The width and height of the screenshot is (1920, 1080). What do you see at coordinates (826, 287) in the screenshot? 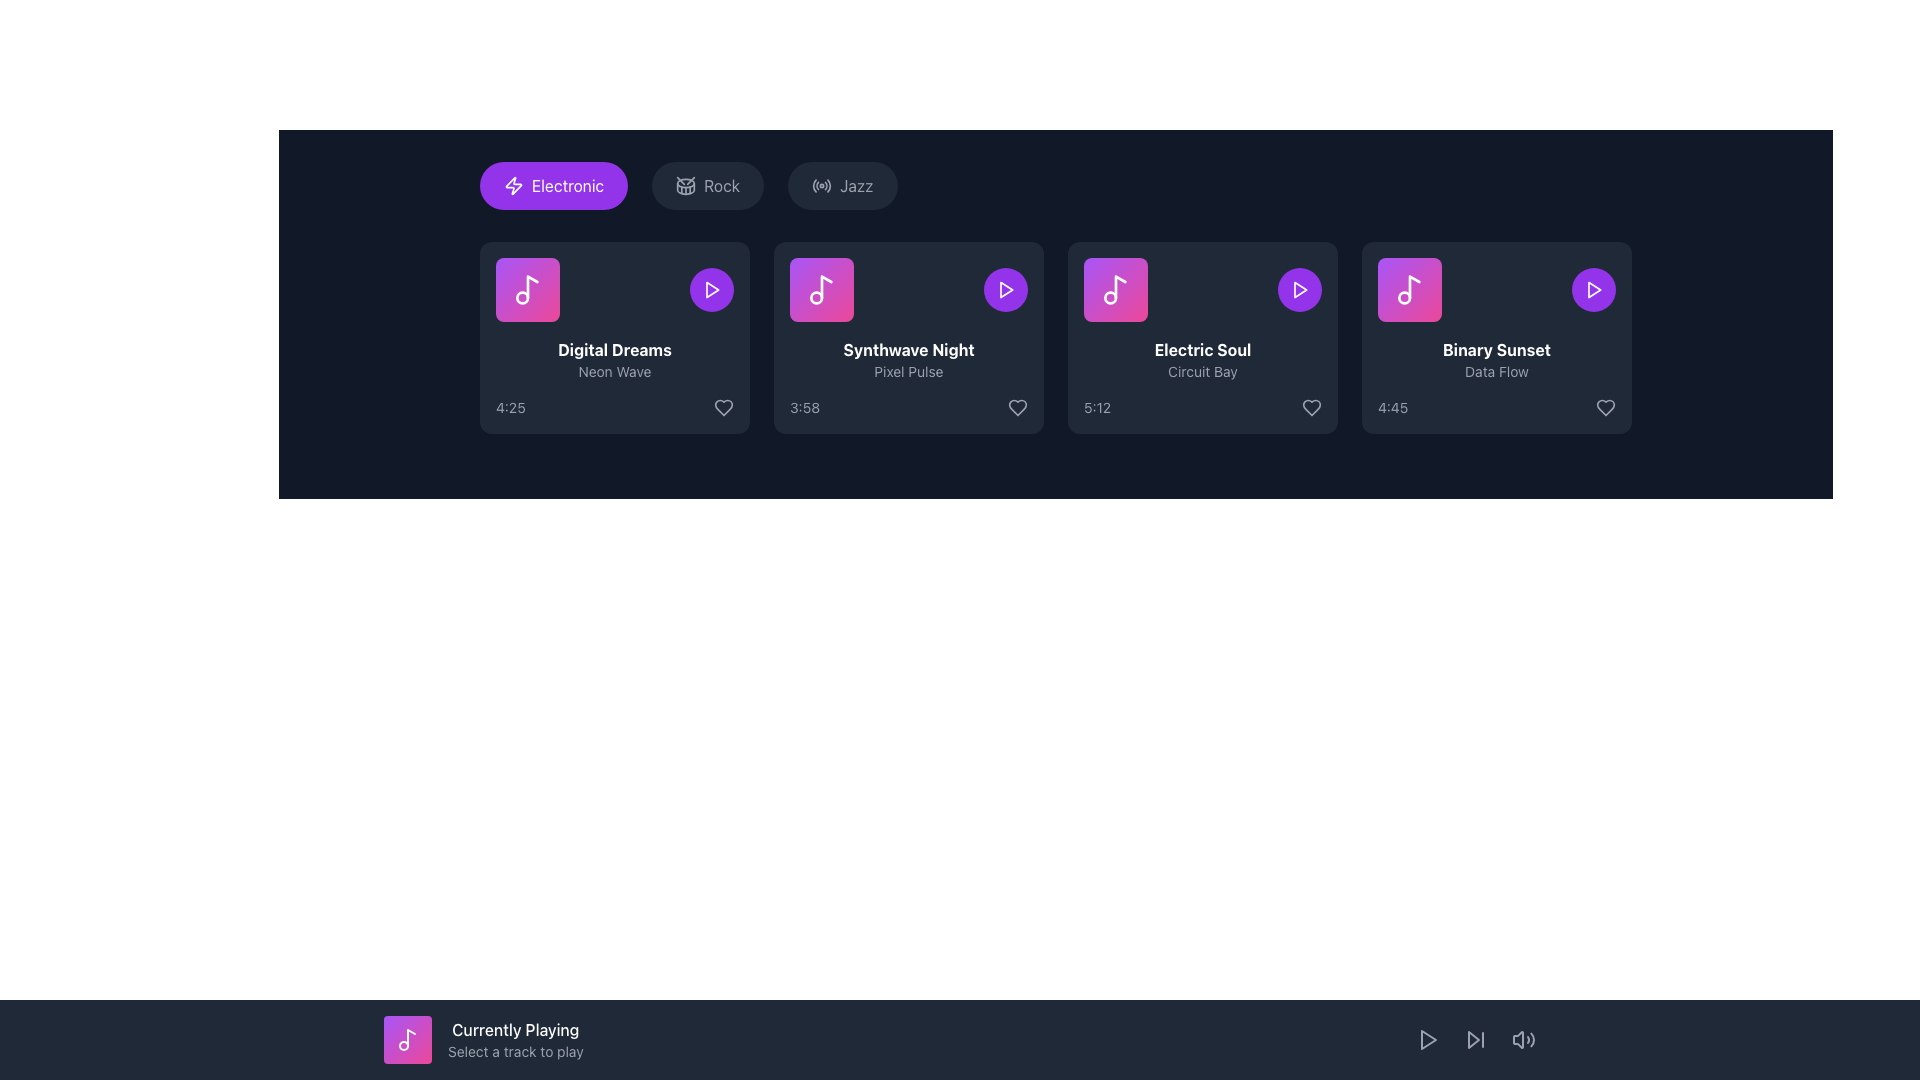
I see `the small musical note icon within the 'Synthwave Night' card in the music thumbnails` at bounding box center [826, 287].